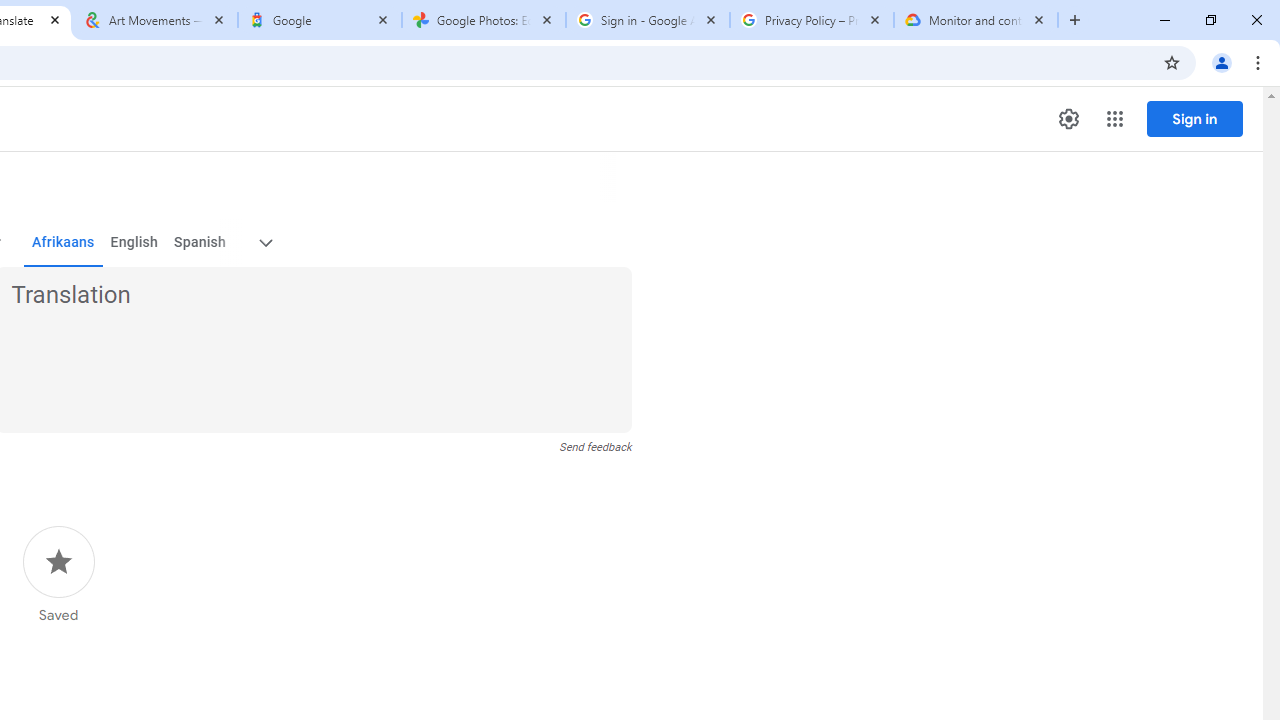  I want to click on 'Spanish', so click(199, 242).